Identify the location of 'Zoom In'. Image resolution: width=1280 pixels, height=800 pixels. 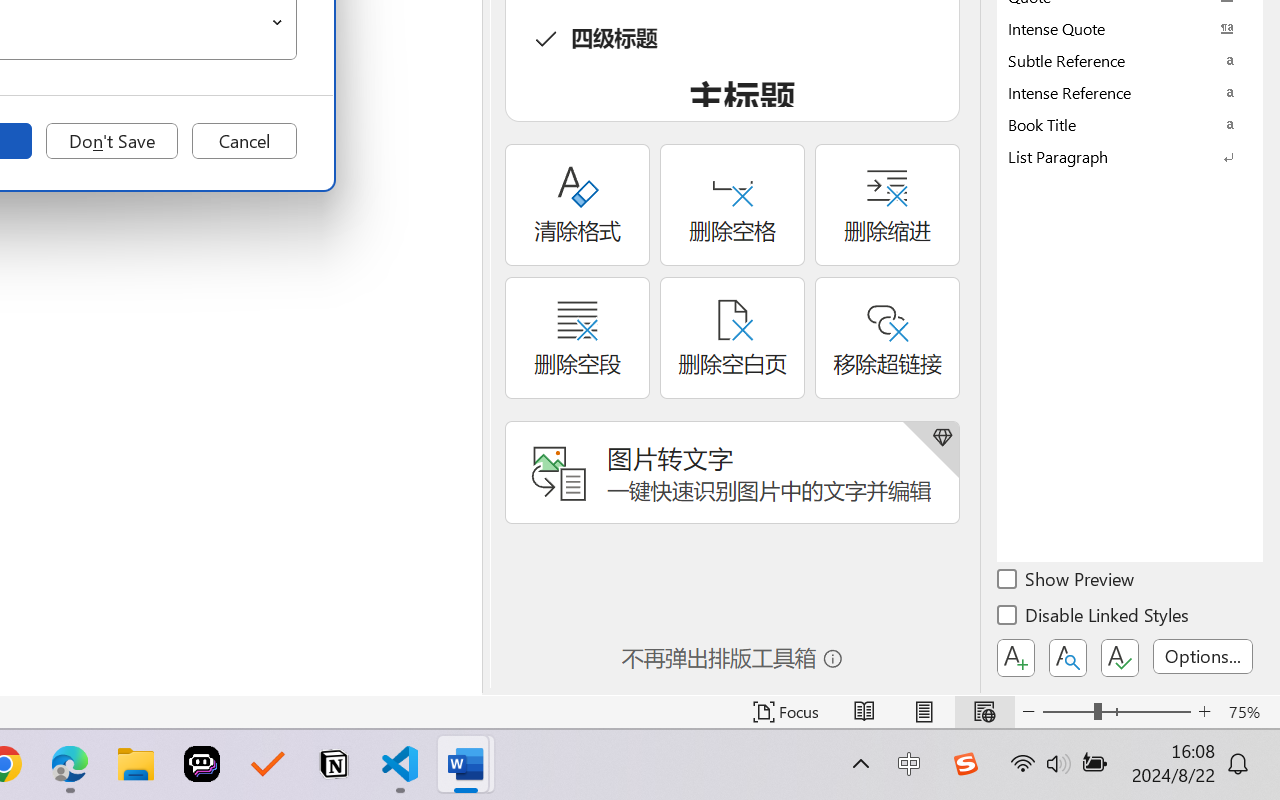
(1204, 711).